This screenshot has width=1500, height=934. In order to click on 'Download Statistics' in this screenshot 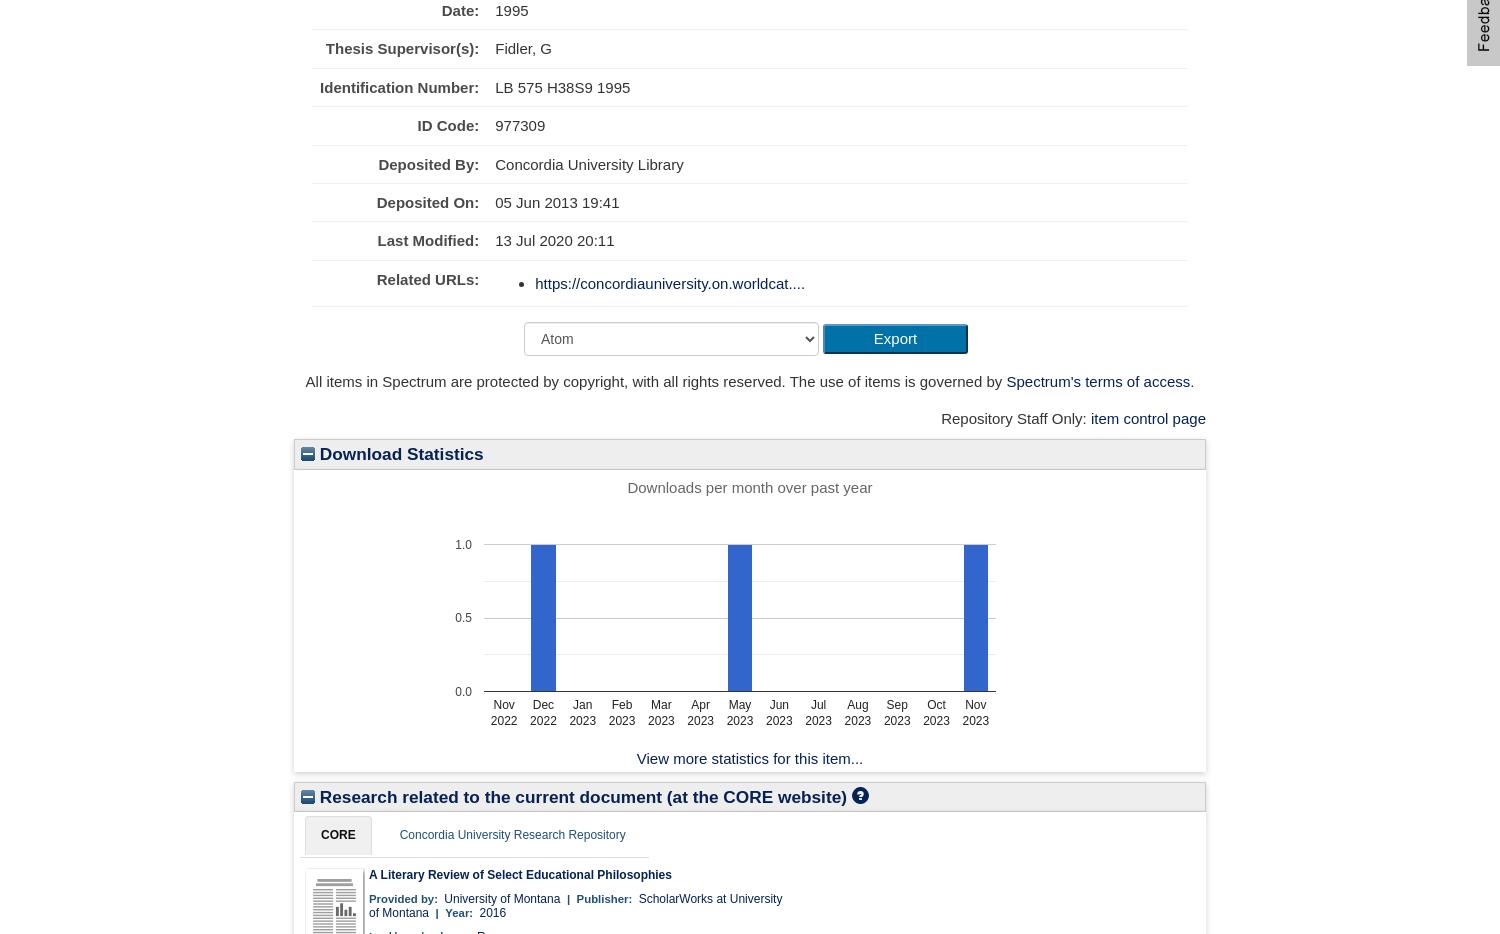, I will do `click(399, 454)`.